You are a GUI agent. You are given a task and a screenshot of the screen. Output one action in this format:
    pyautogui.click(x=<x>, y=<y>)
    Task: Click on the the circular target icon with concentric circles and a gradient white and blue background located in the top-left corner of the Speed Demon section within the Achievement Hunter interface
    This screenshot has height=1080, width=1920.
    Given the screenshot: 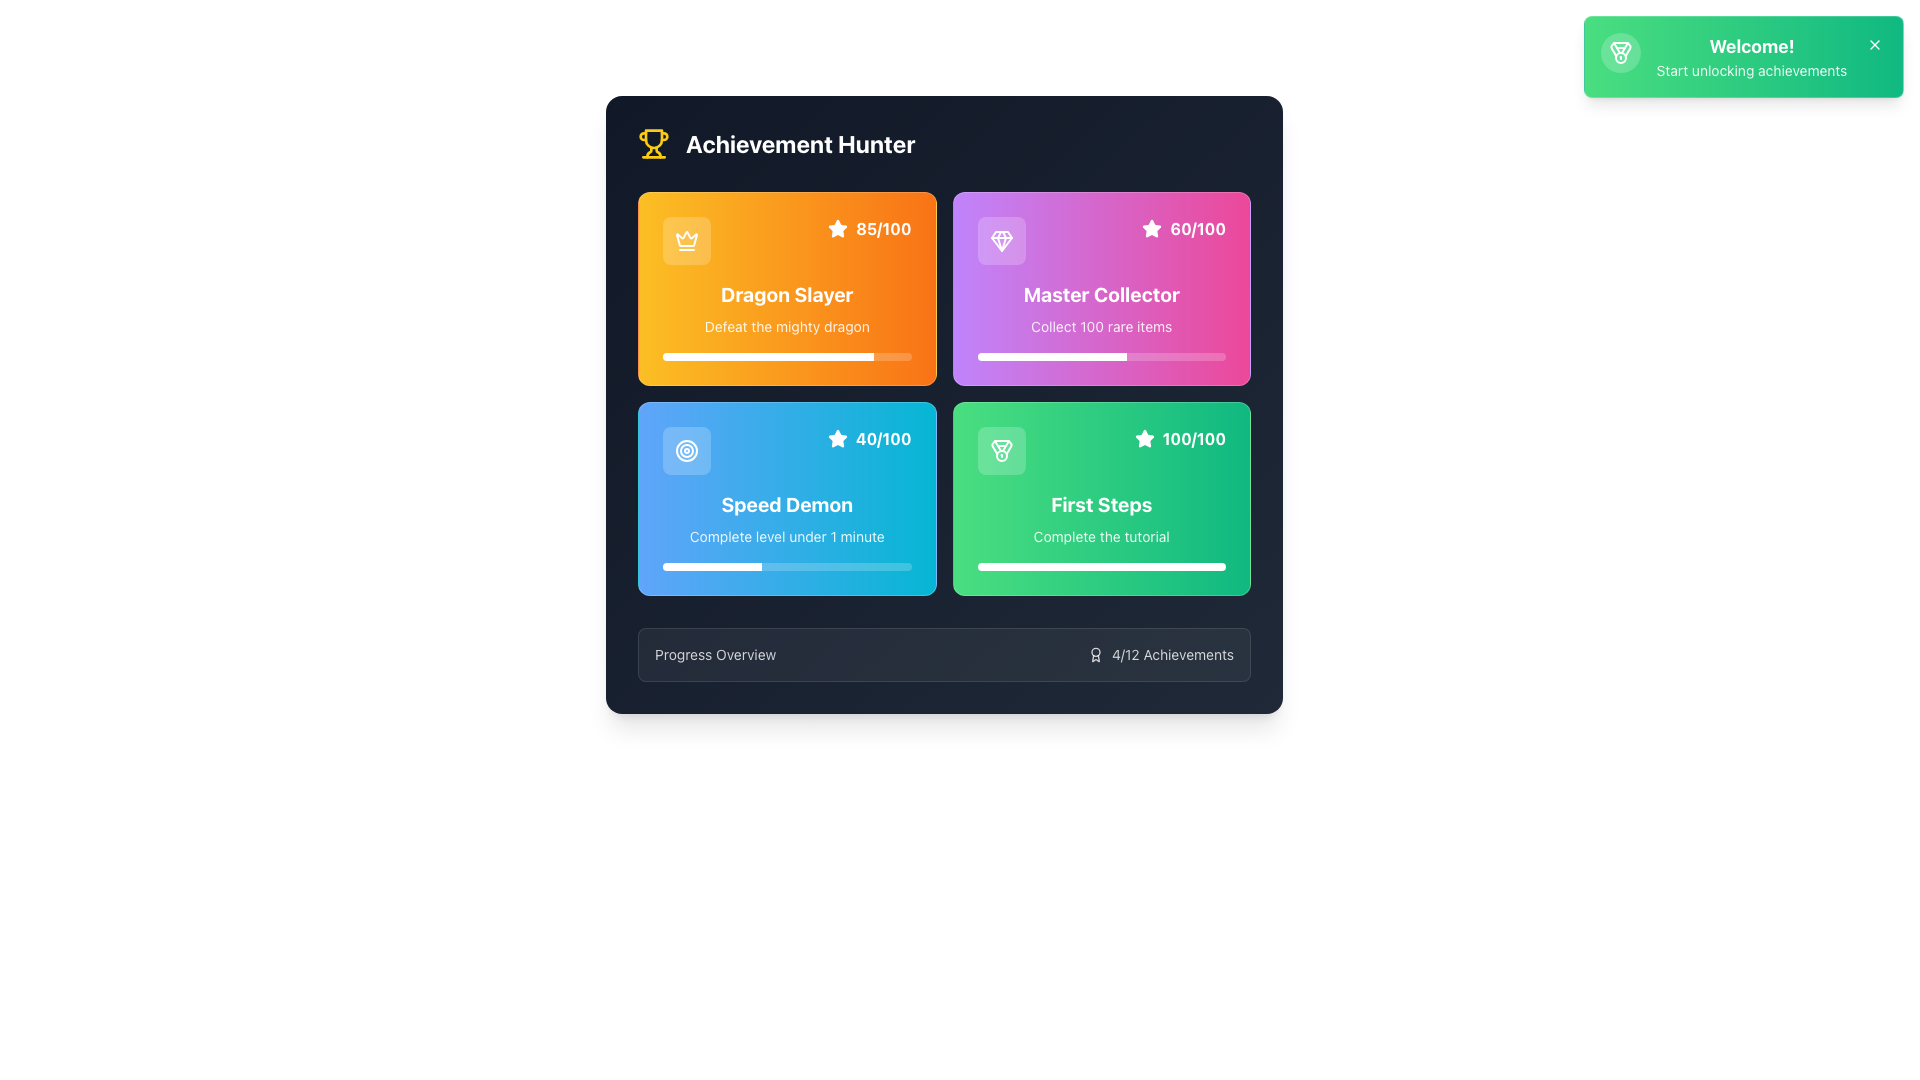 What is the action you would take?
    pyautogui.click(x=686, y=451)
    